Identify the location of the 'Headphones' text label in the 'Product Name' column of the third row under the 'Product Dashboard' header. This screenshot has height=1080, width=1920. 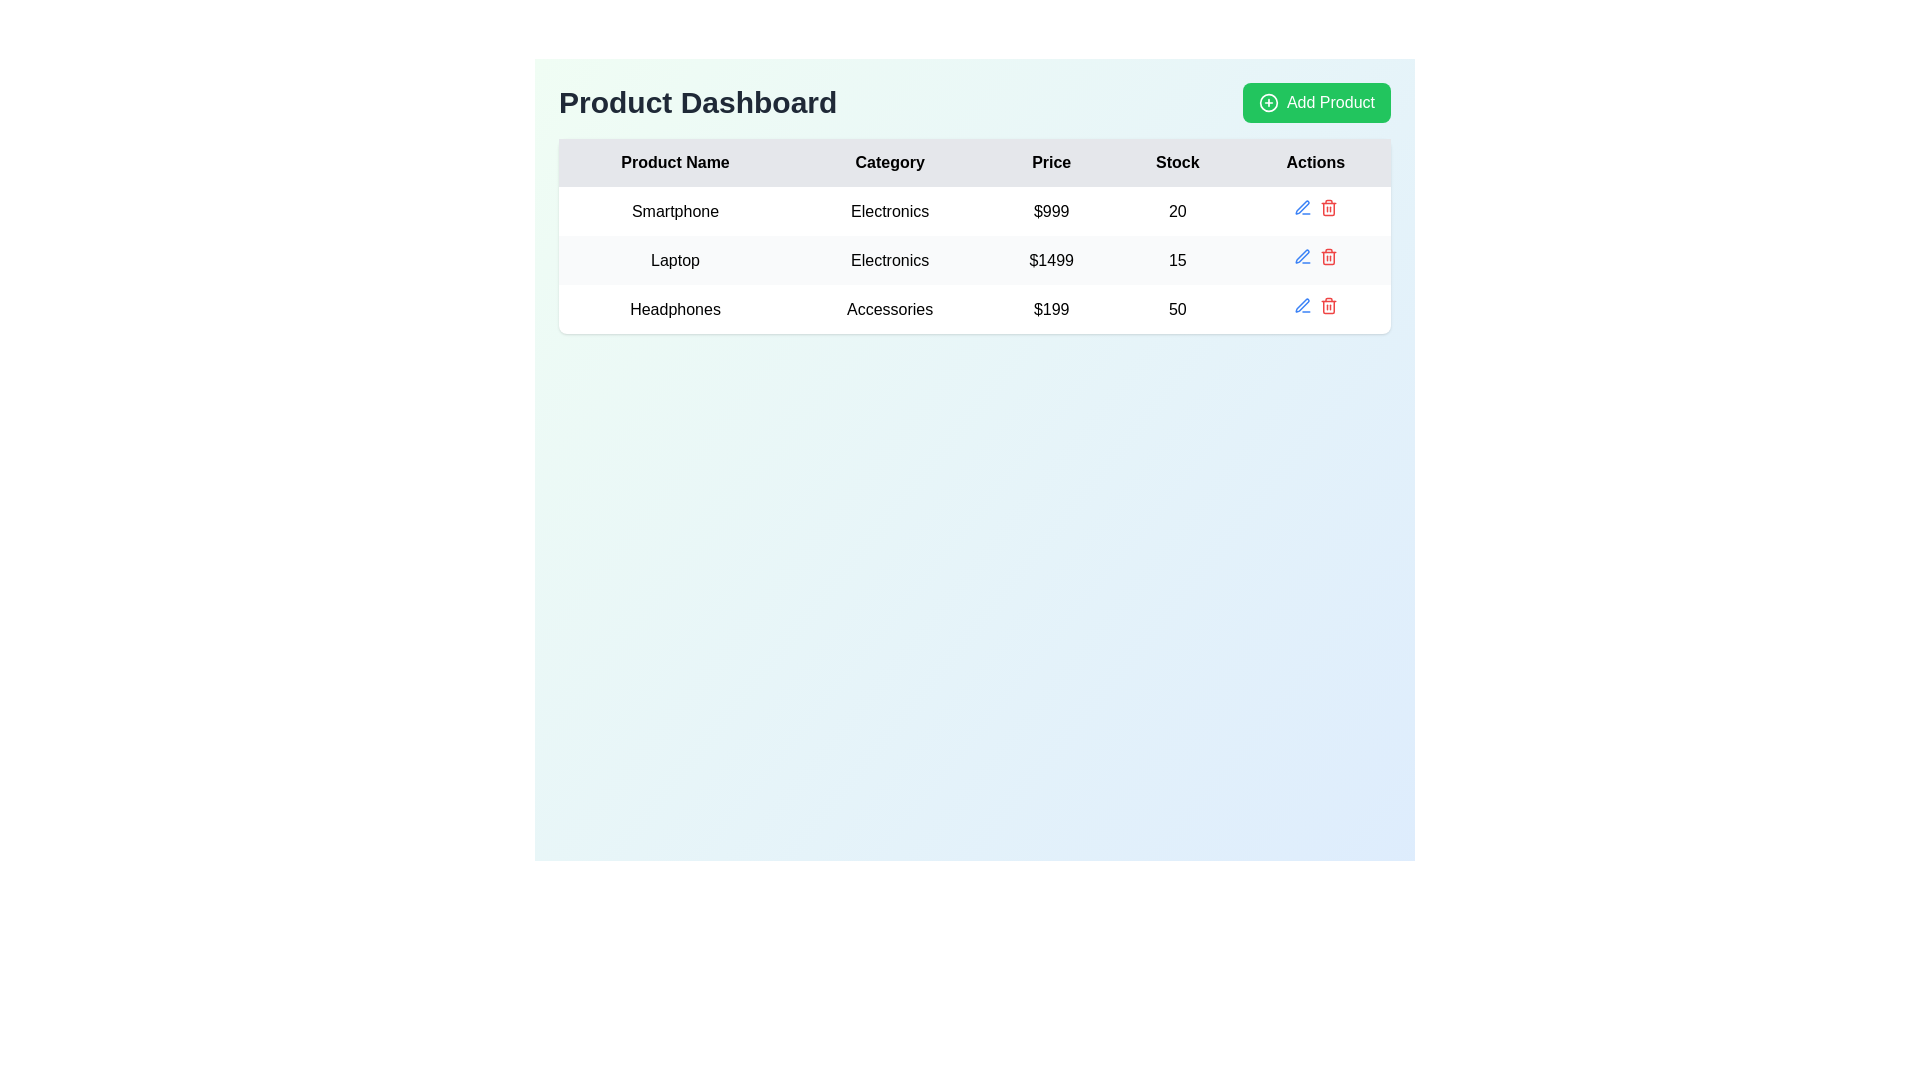
(675, 309).